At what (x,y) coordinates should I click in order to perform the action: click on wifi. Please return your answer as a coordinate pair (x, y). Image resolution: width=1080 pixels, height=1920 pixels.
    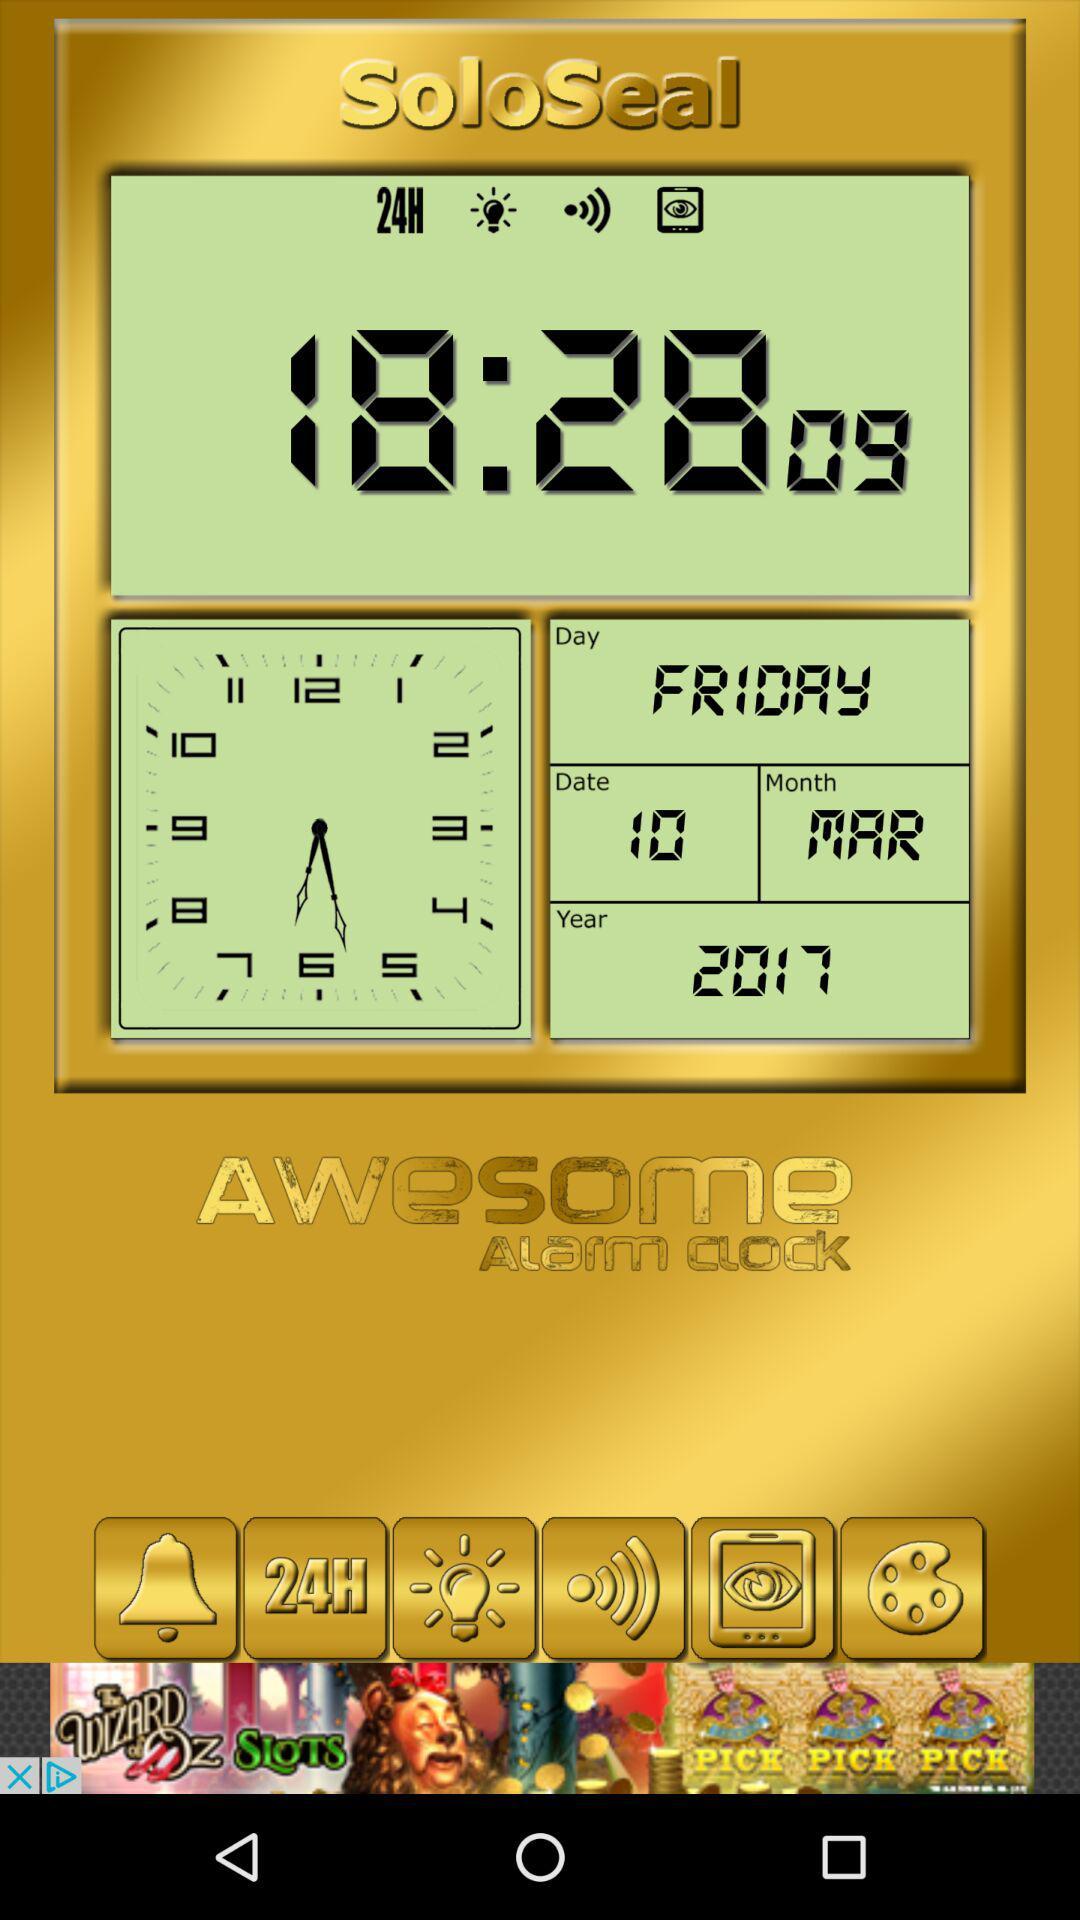
    Looking at the image, I should click on (612, 1587).